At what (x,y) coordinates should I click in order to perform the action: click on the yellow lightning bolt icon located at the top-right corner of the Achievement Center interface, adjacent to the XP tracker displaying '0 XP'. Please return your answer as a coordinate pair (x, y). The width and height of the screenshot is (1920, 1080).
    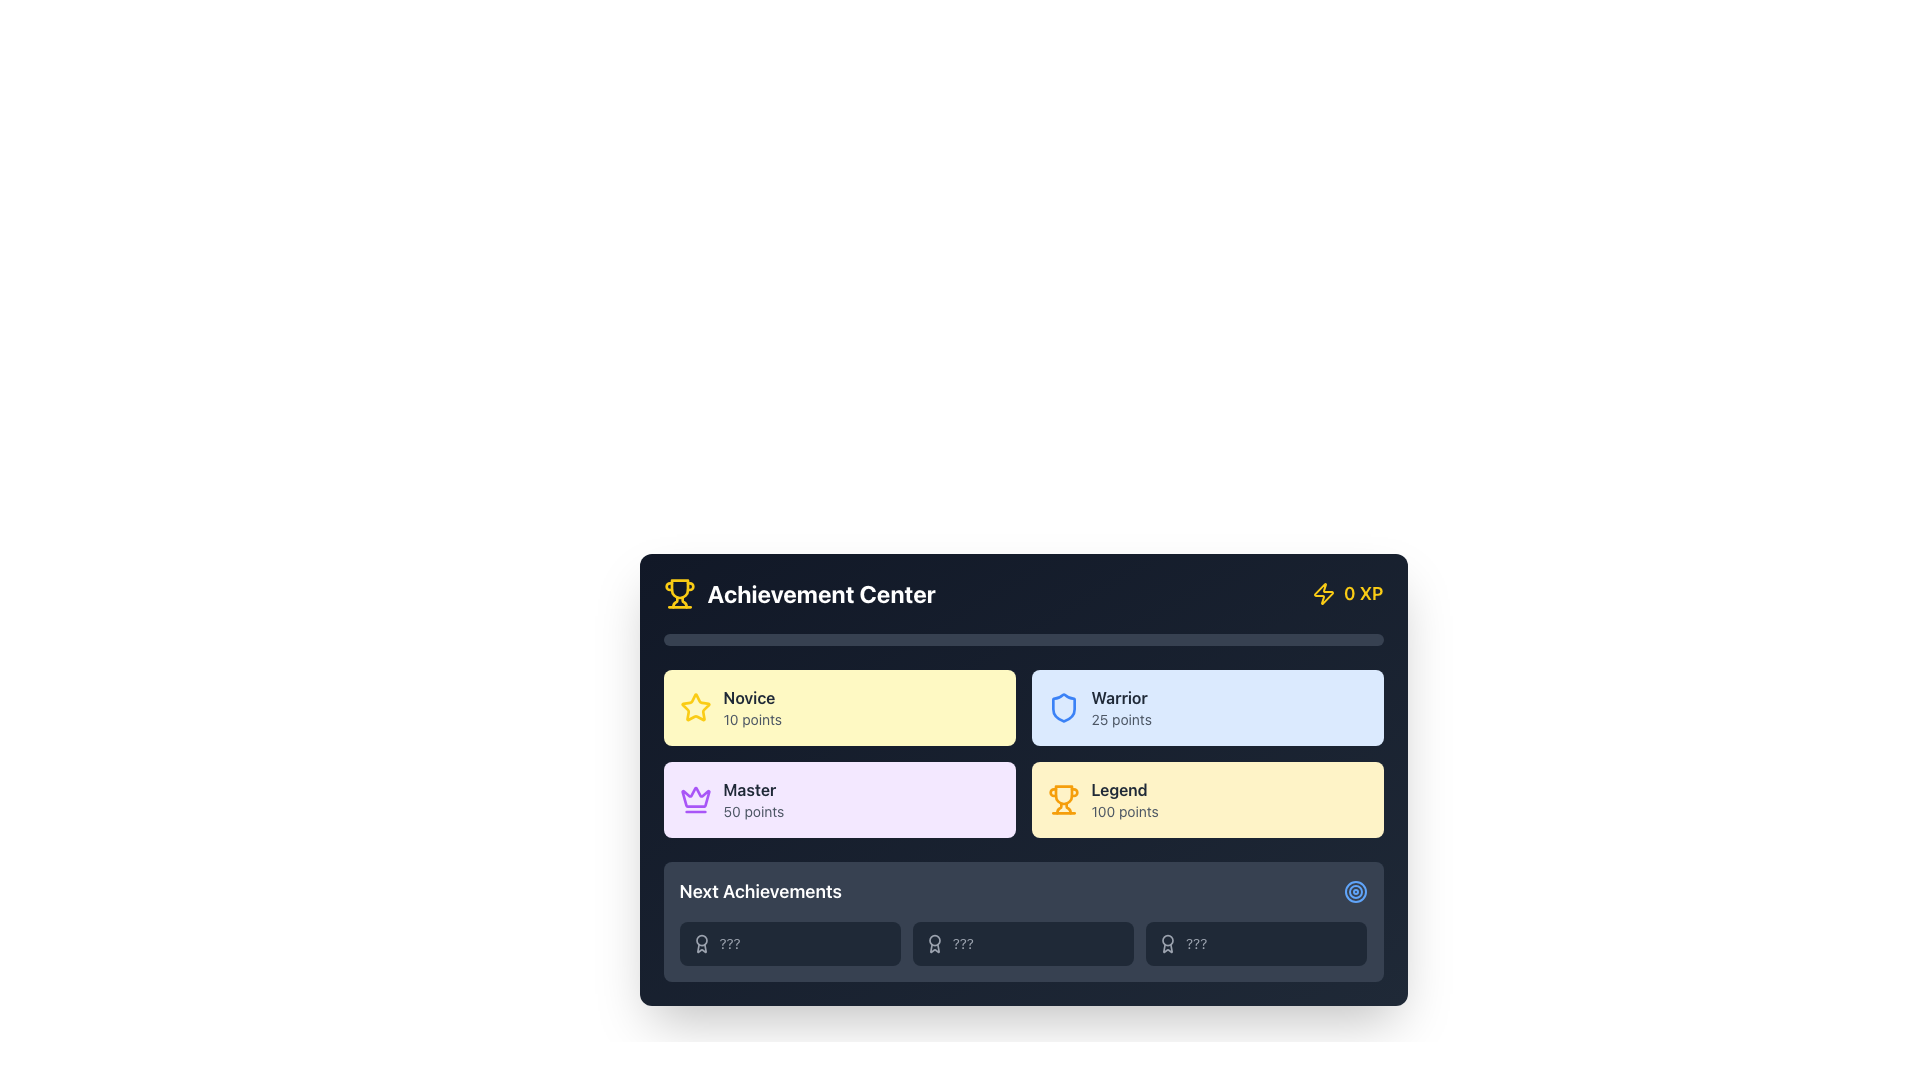
    Looking at the image, I should click on (1323, 593).